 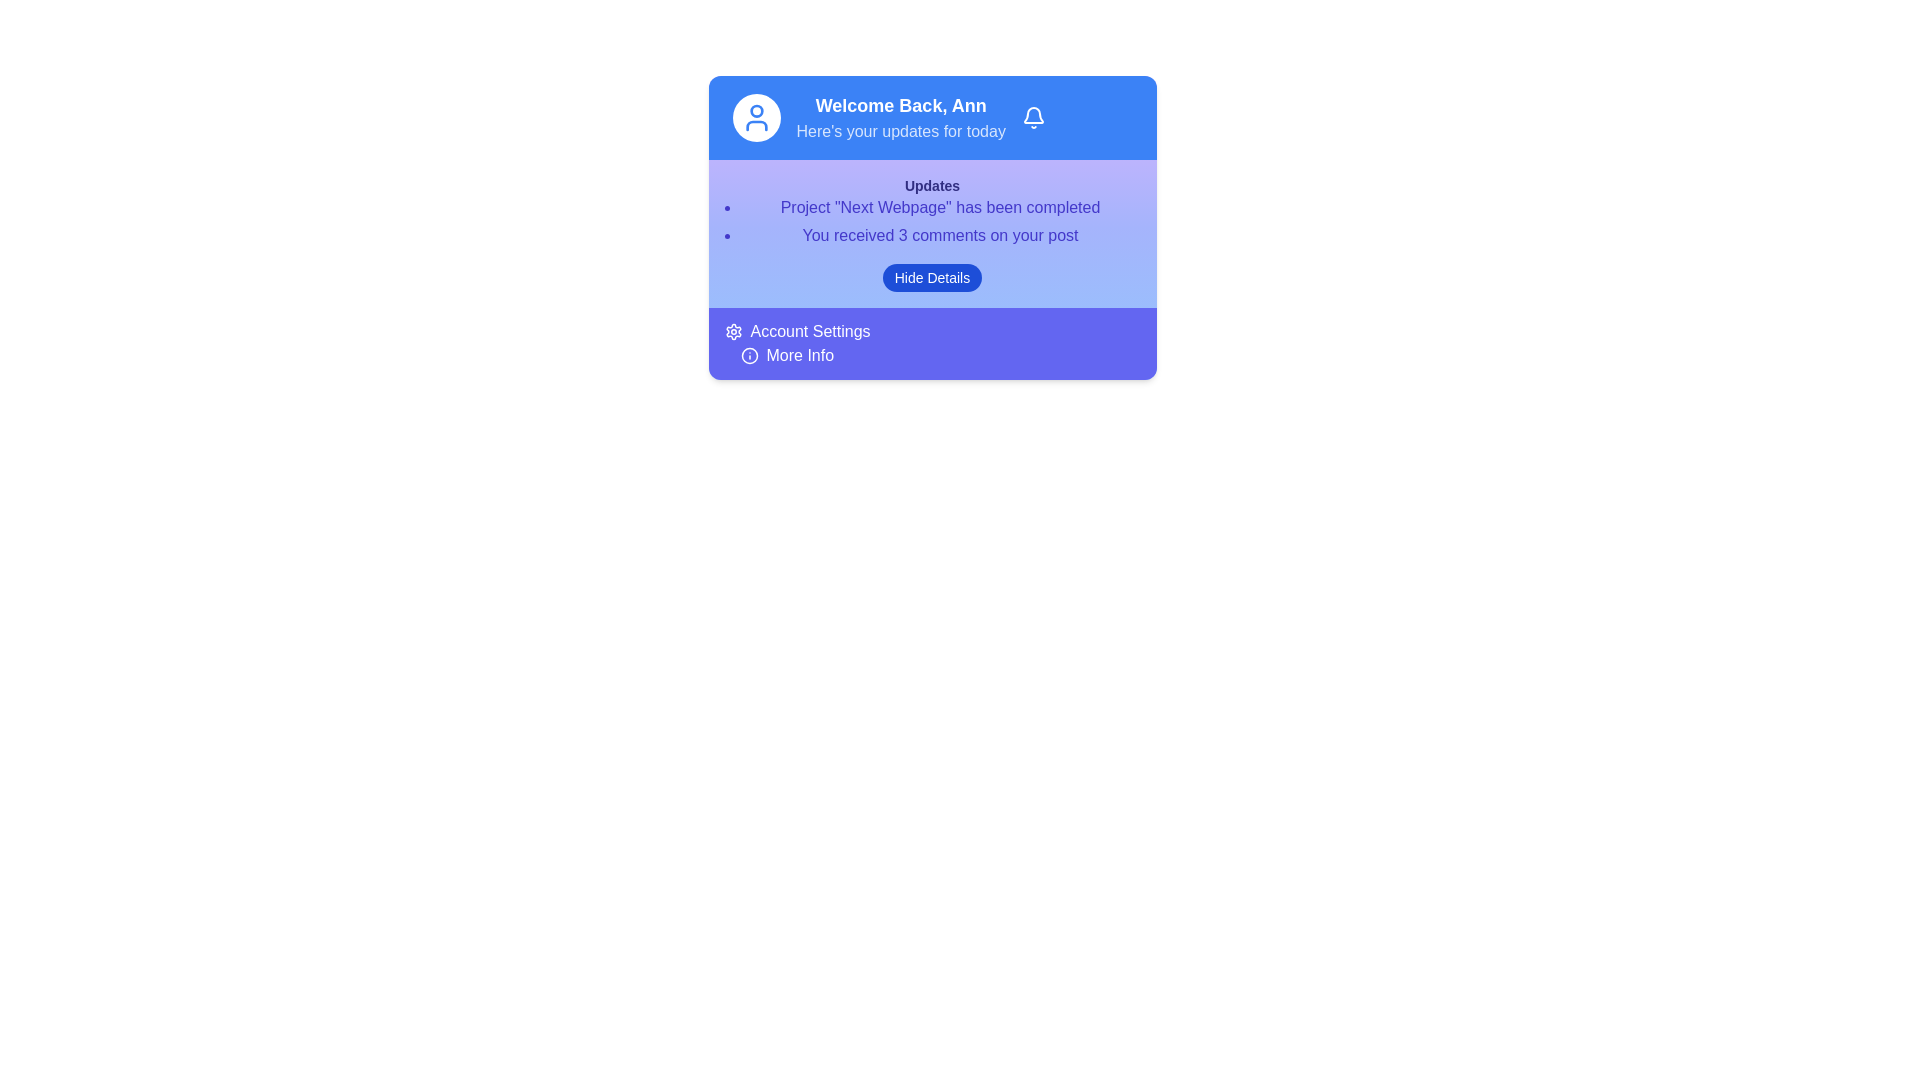 What do you see at coordinates (732, 330) in the screenshot?
I see `the cogwheel-shaped icon with a purple background` at bounding box center [732, 330].